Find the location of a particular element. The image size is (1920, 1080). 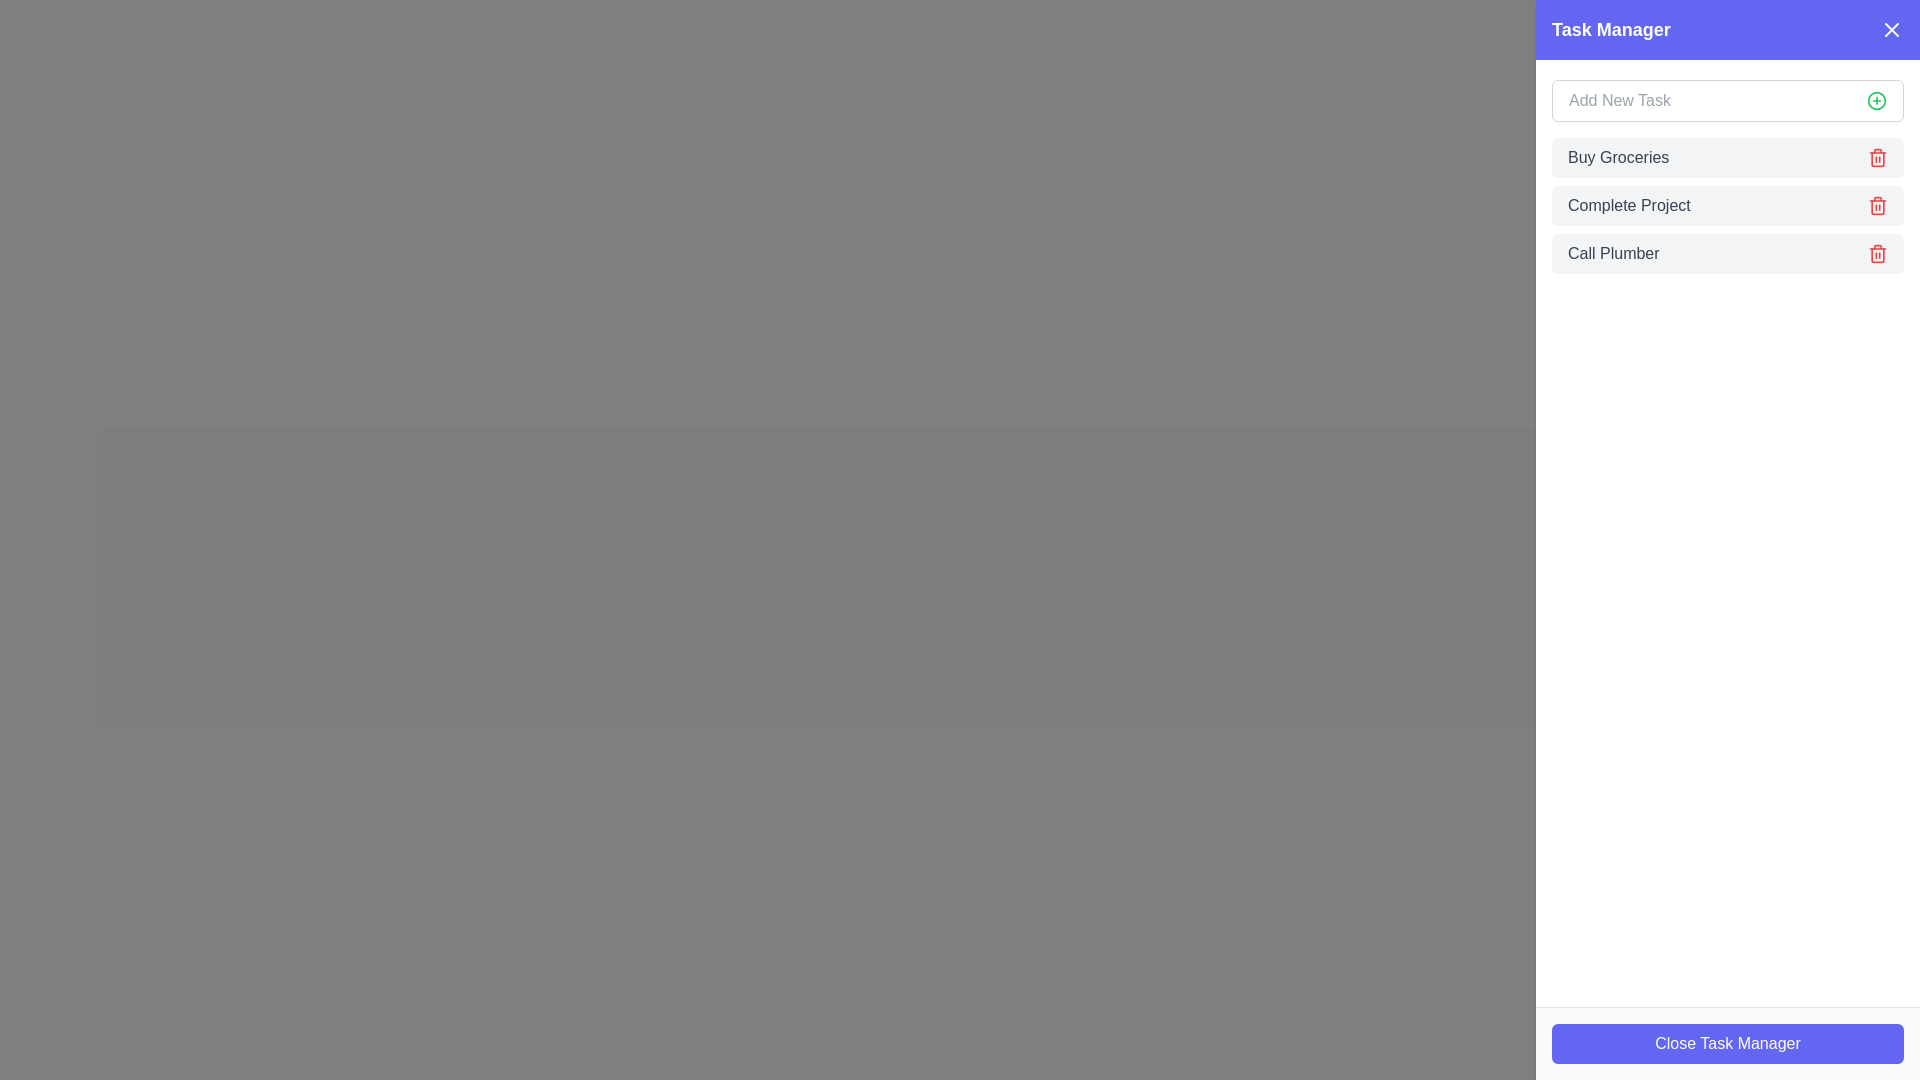

the text label displaying the task name 'Buy Groceries' located in the upper region of the 'Task Manager' panel, which is the first item in the list below the 'Add New Task' input field is located at coordinates (1618, 157).